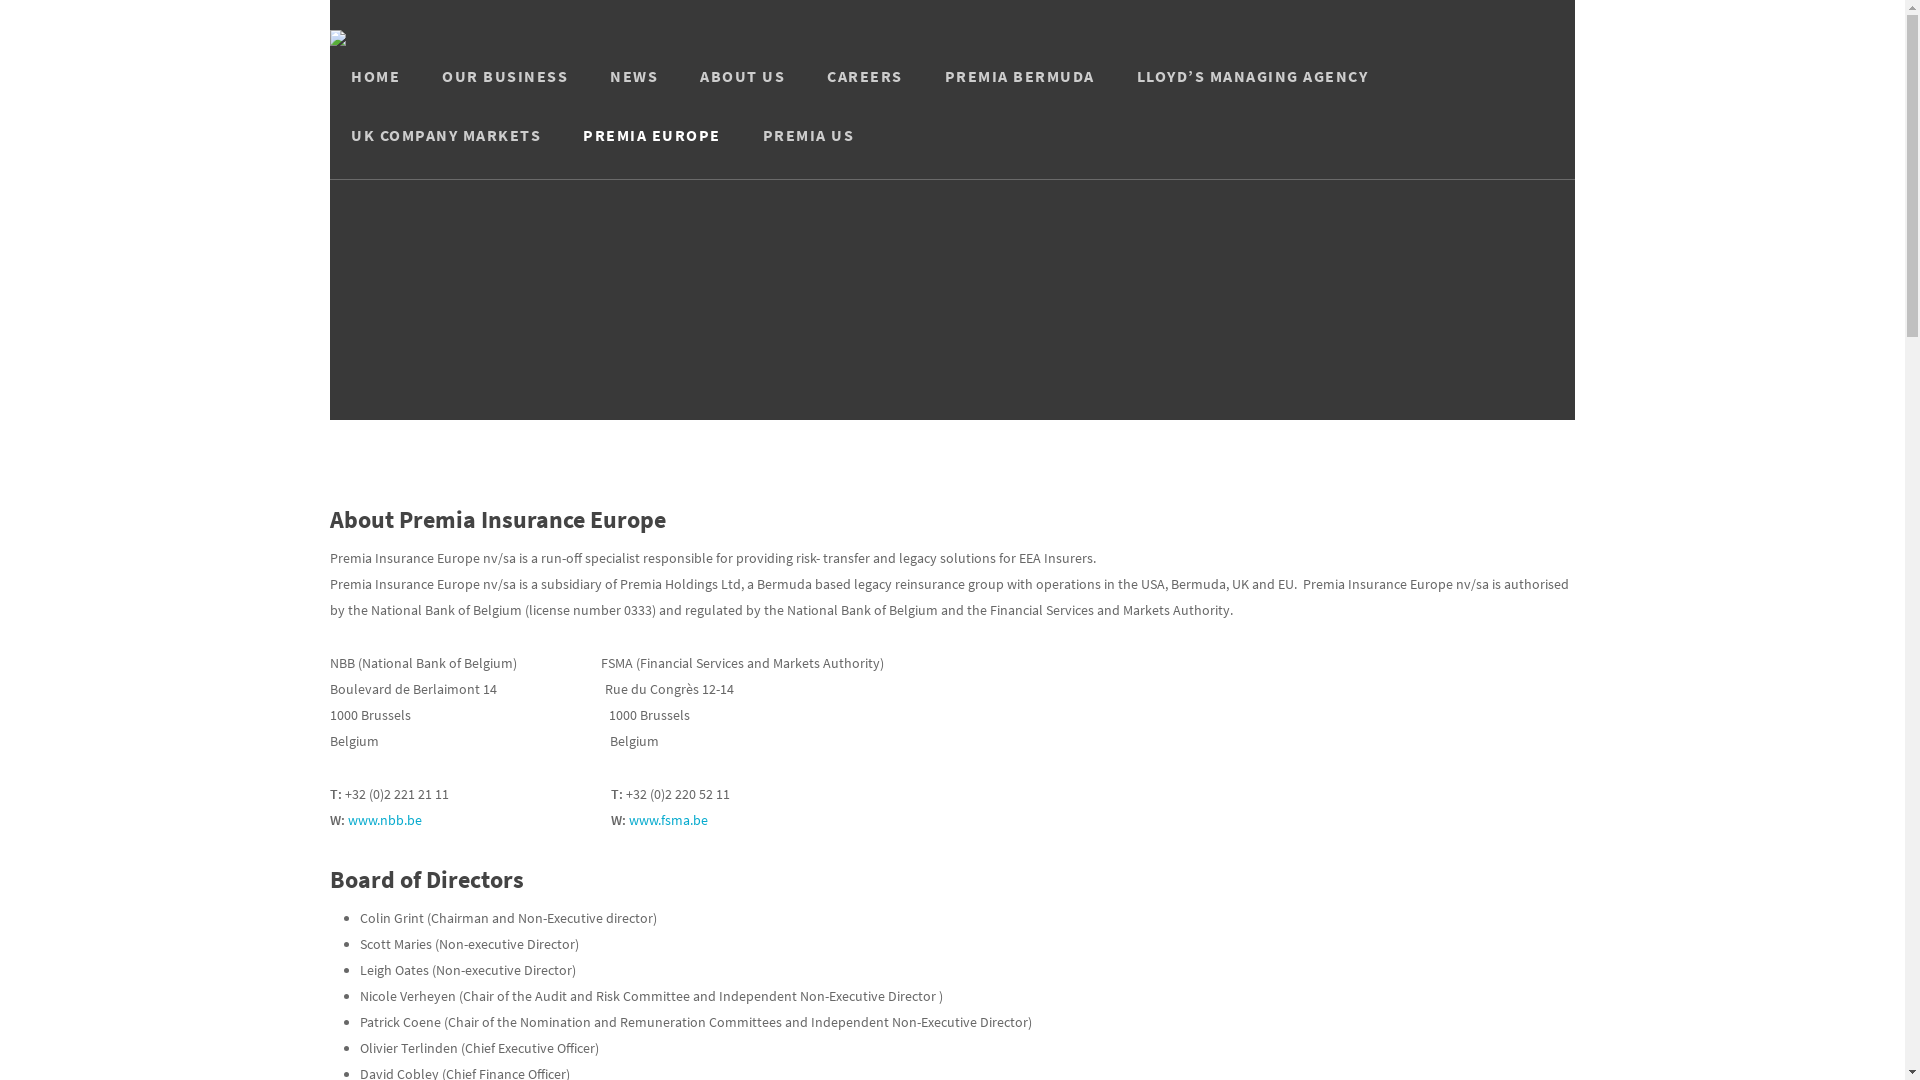 The image size is (1920, 1080). Describe the element at coordinates (375, 91) in the screenshot. I see `'HOME'` at that location.